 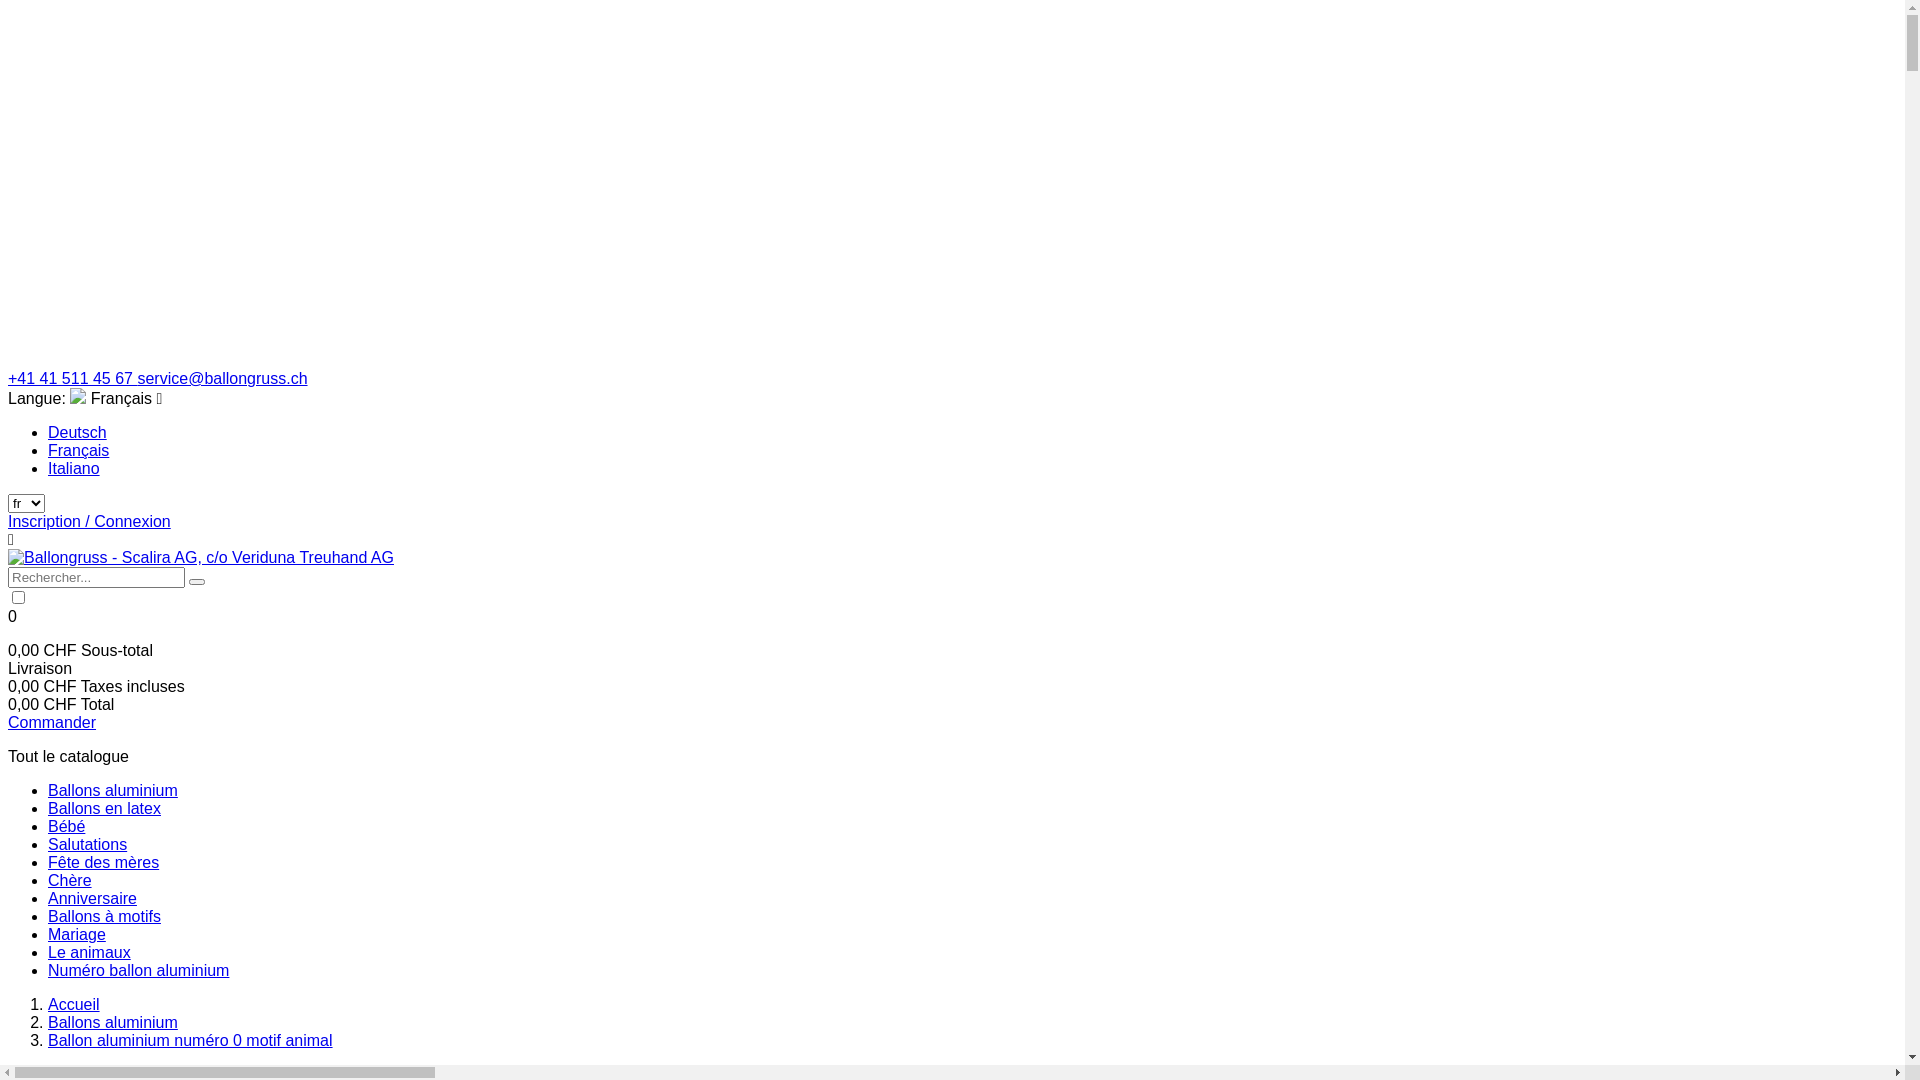 What do you see at coordinates (112, 789) in the screenshot?
I see `'Ballons aluminium'` at bounding box center [112, 789].